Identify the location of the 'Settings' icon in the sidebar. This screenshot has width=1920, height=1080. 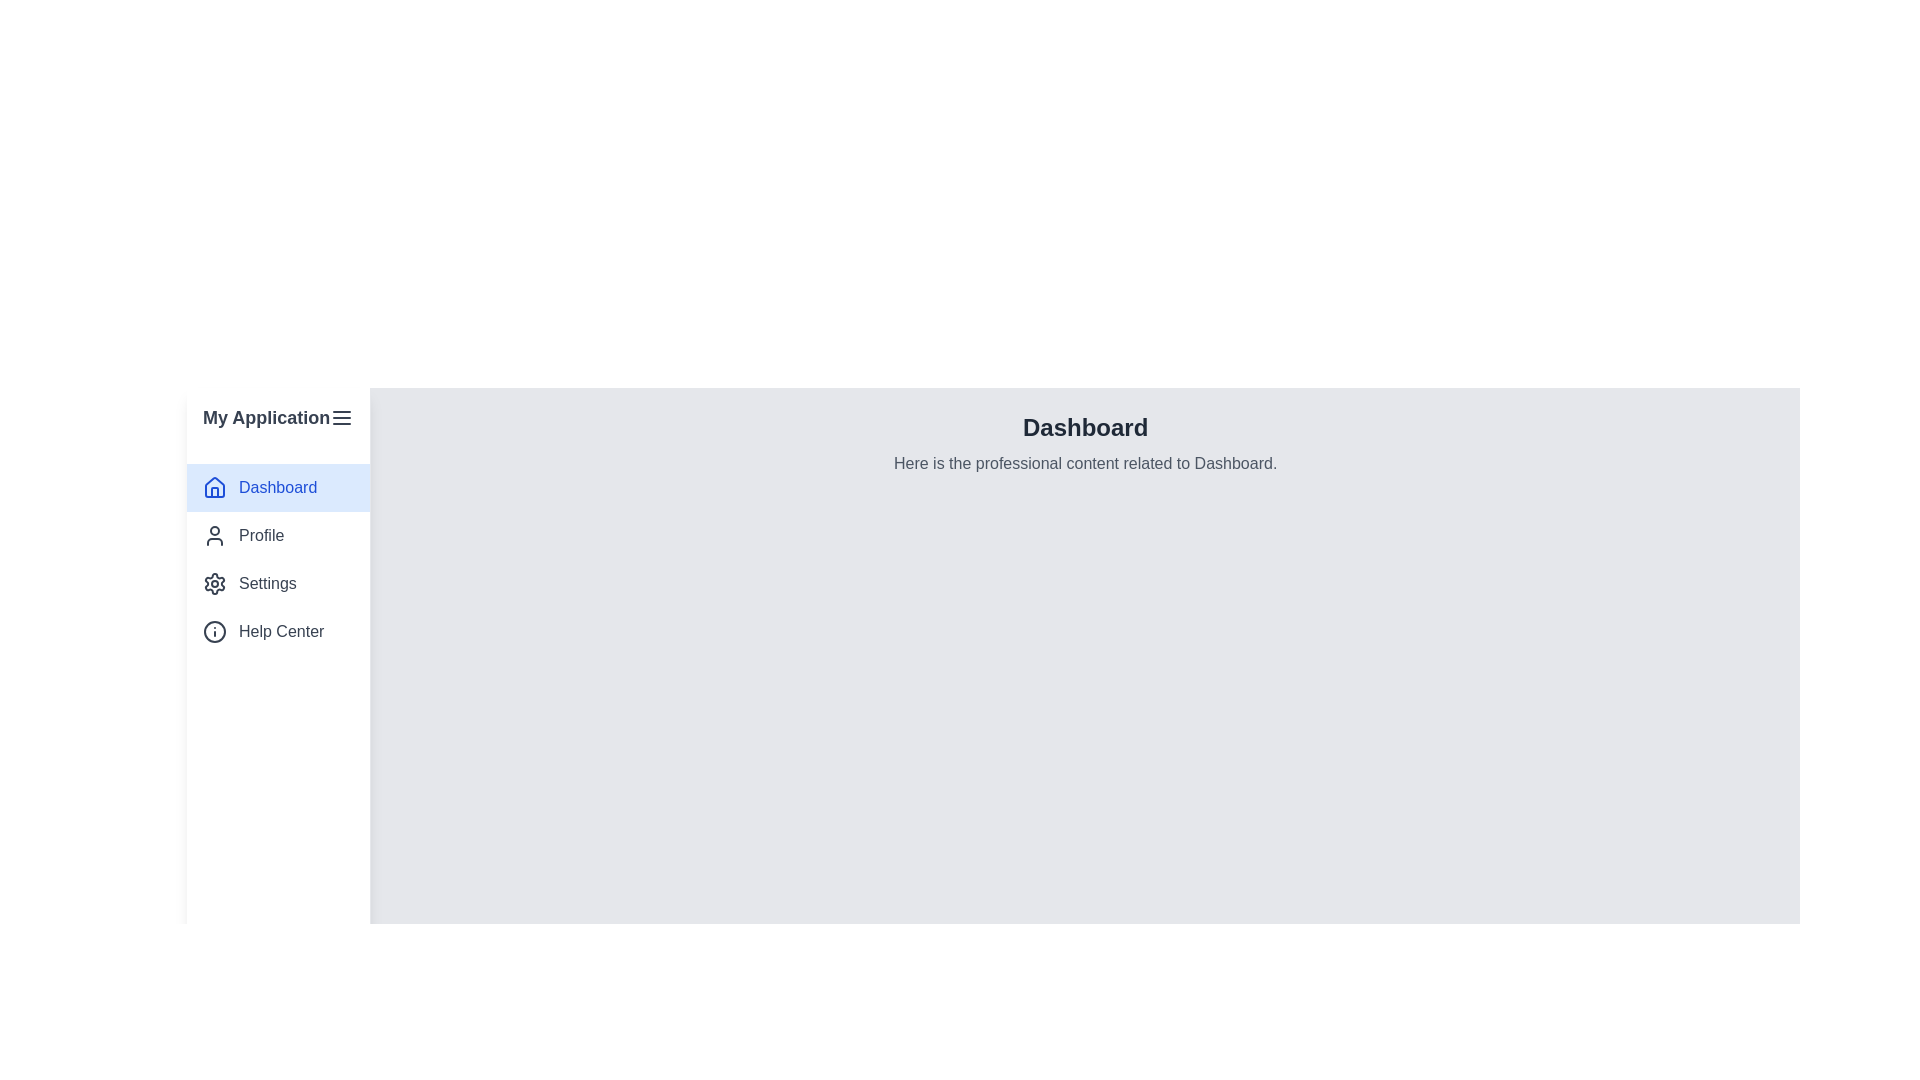
(215, 583).